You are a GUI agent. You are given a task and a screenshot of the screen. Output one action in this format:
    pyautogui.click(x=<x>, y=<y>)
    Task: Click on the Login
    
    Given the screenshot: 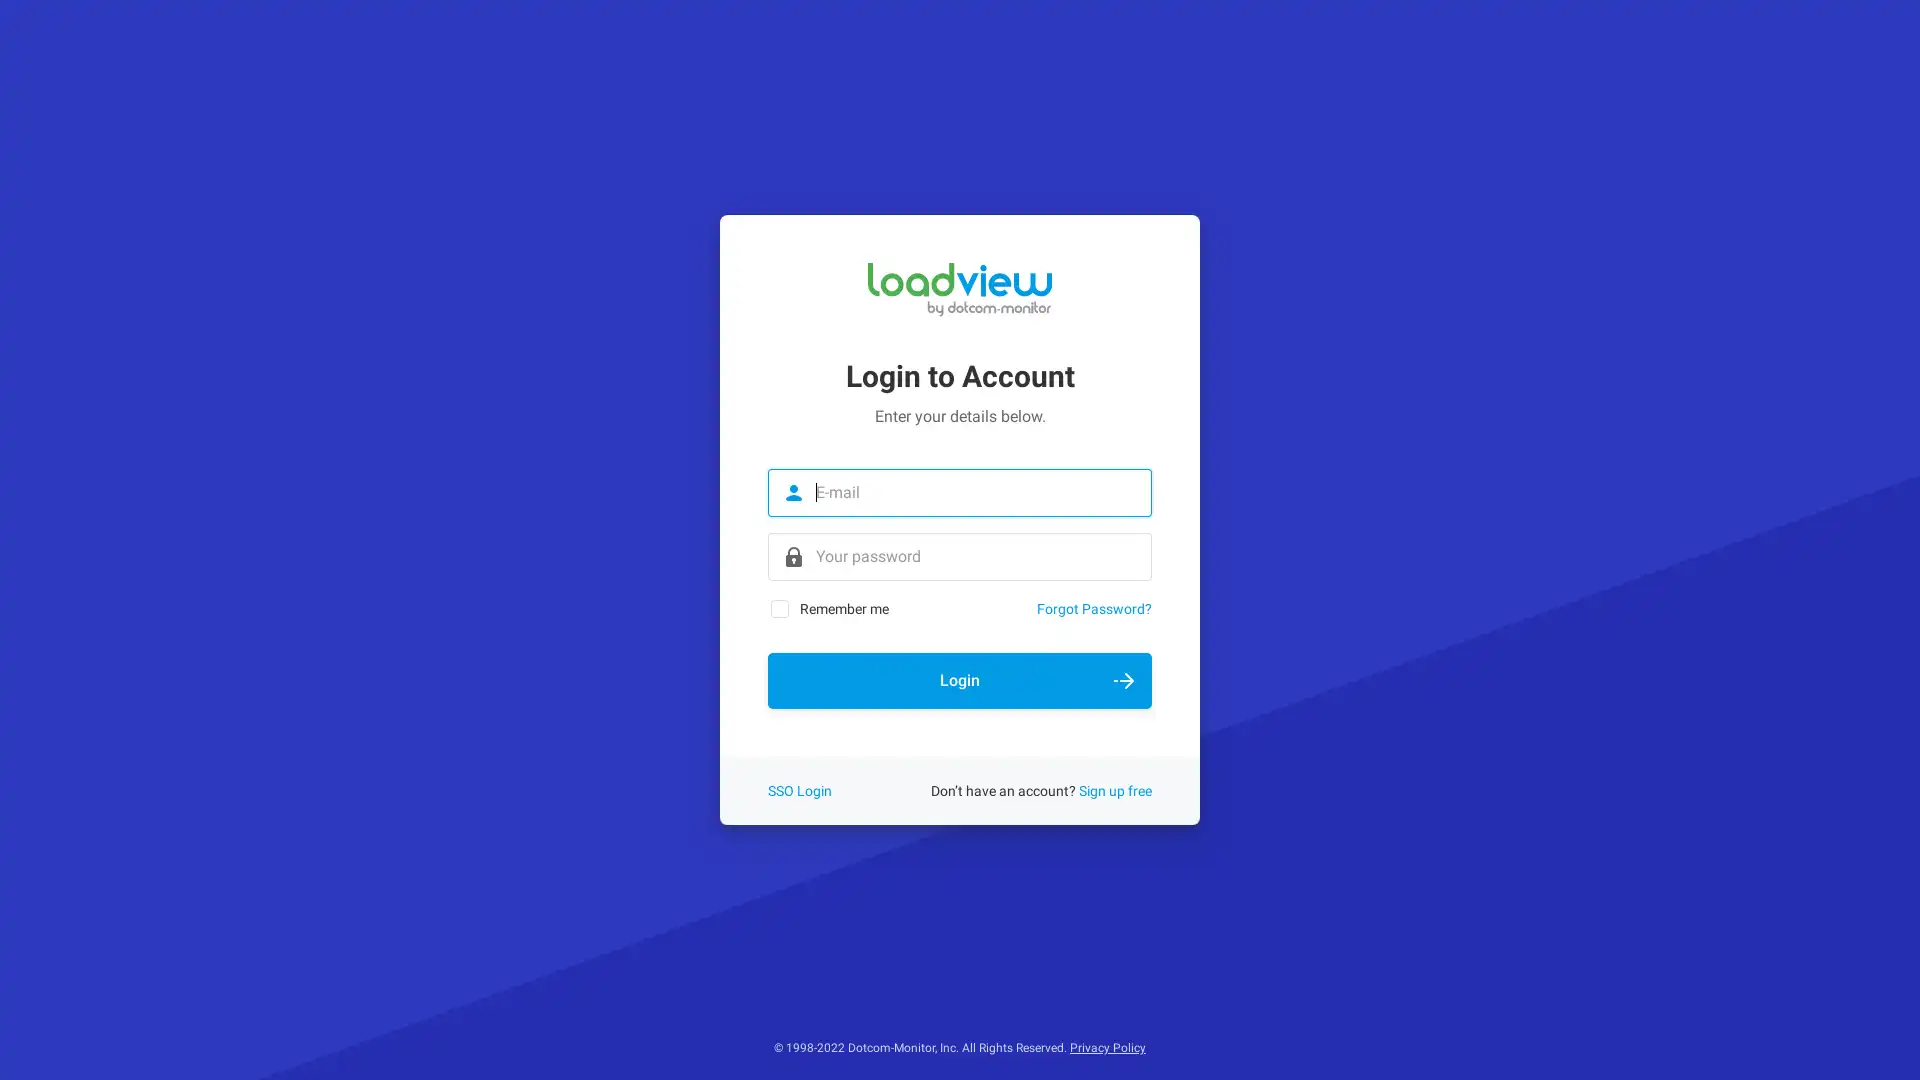 What is the action you would take?
    pyautogui.click(x=960, y=678)
    